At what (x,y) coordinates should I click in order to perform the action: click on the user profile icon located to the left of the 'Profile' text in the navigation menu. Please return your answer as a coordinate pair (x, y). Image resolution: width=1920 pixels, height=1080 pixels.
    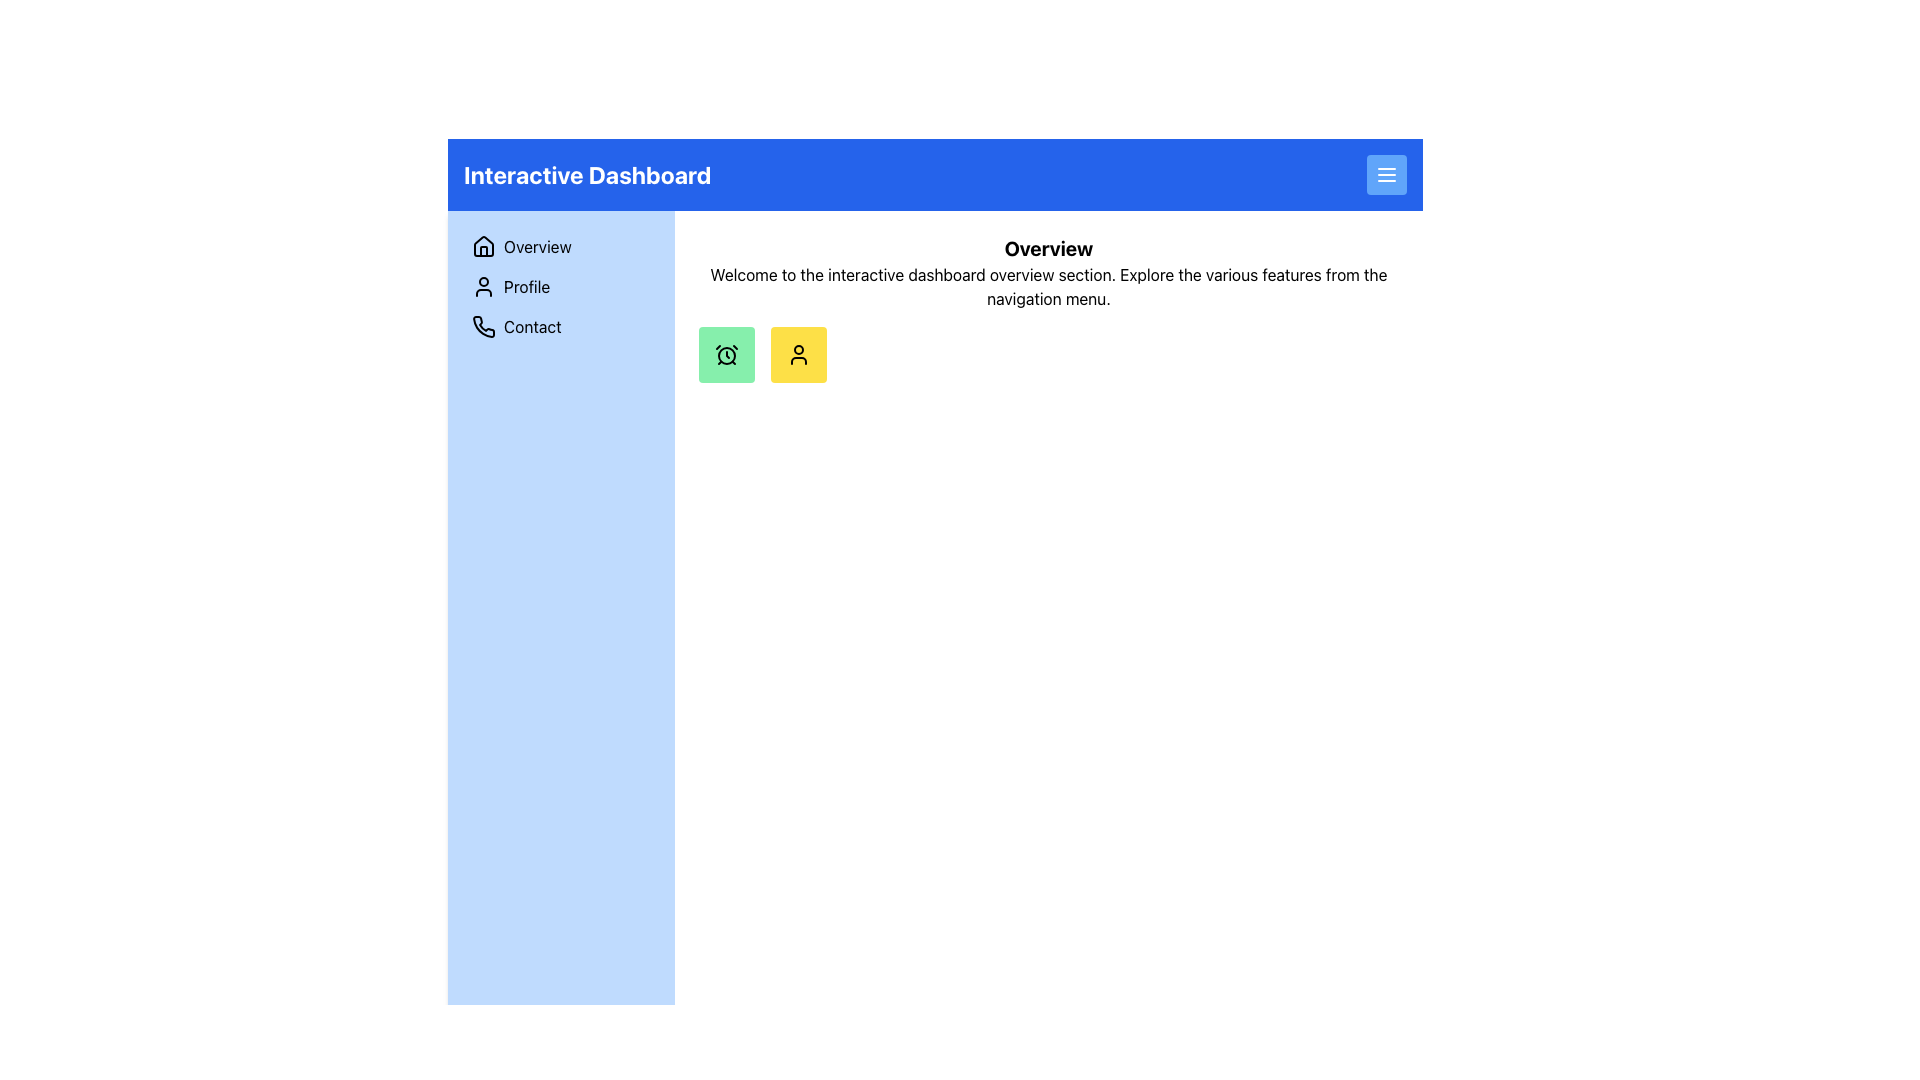
    Looking at the image, I should click on (484, 286).